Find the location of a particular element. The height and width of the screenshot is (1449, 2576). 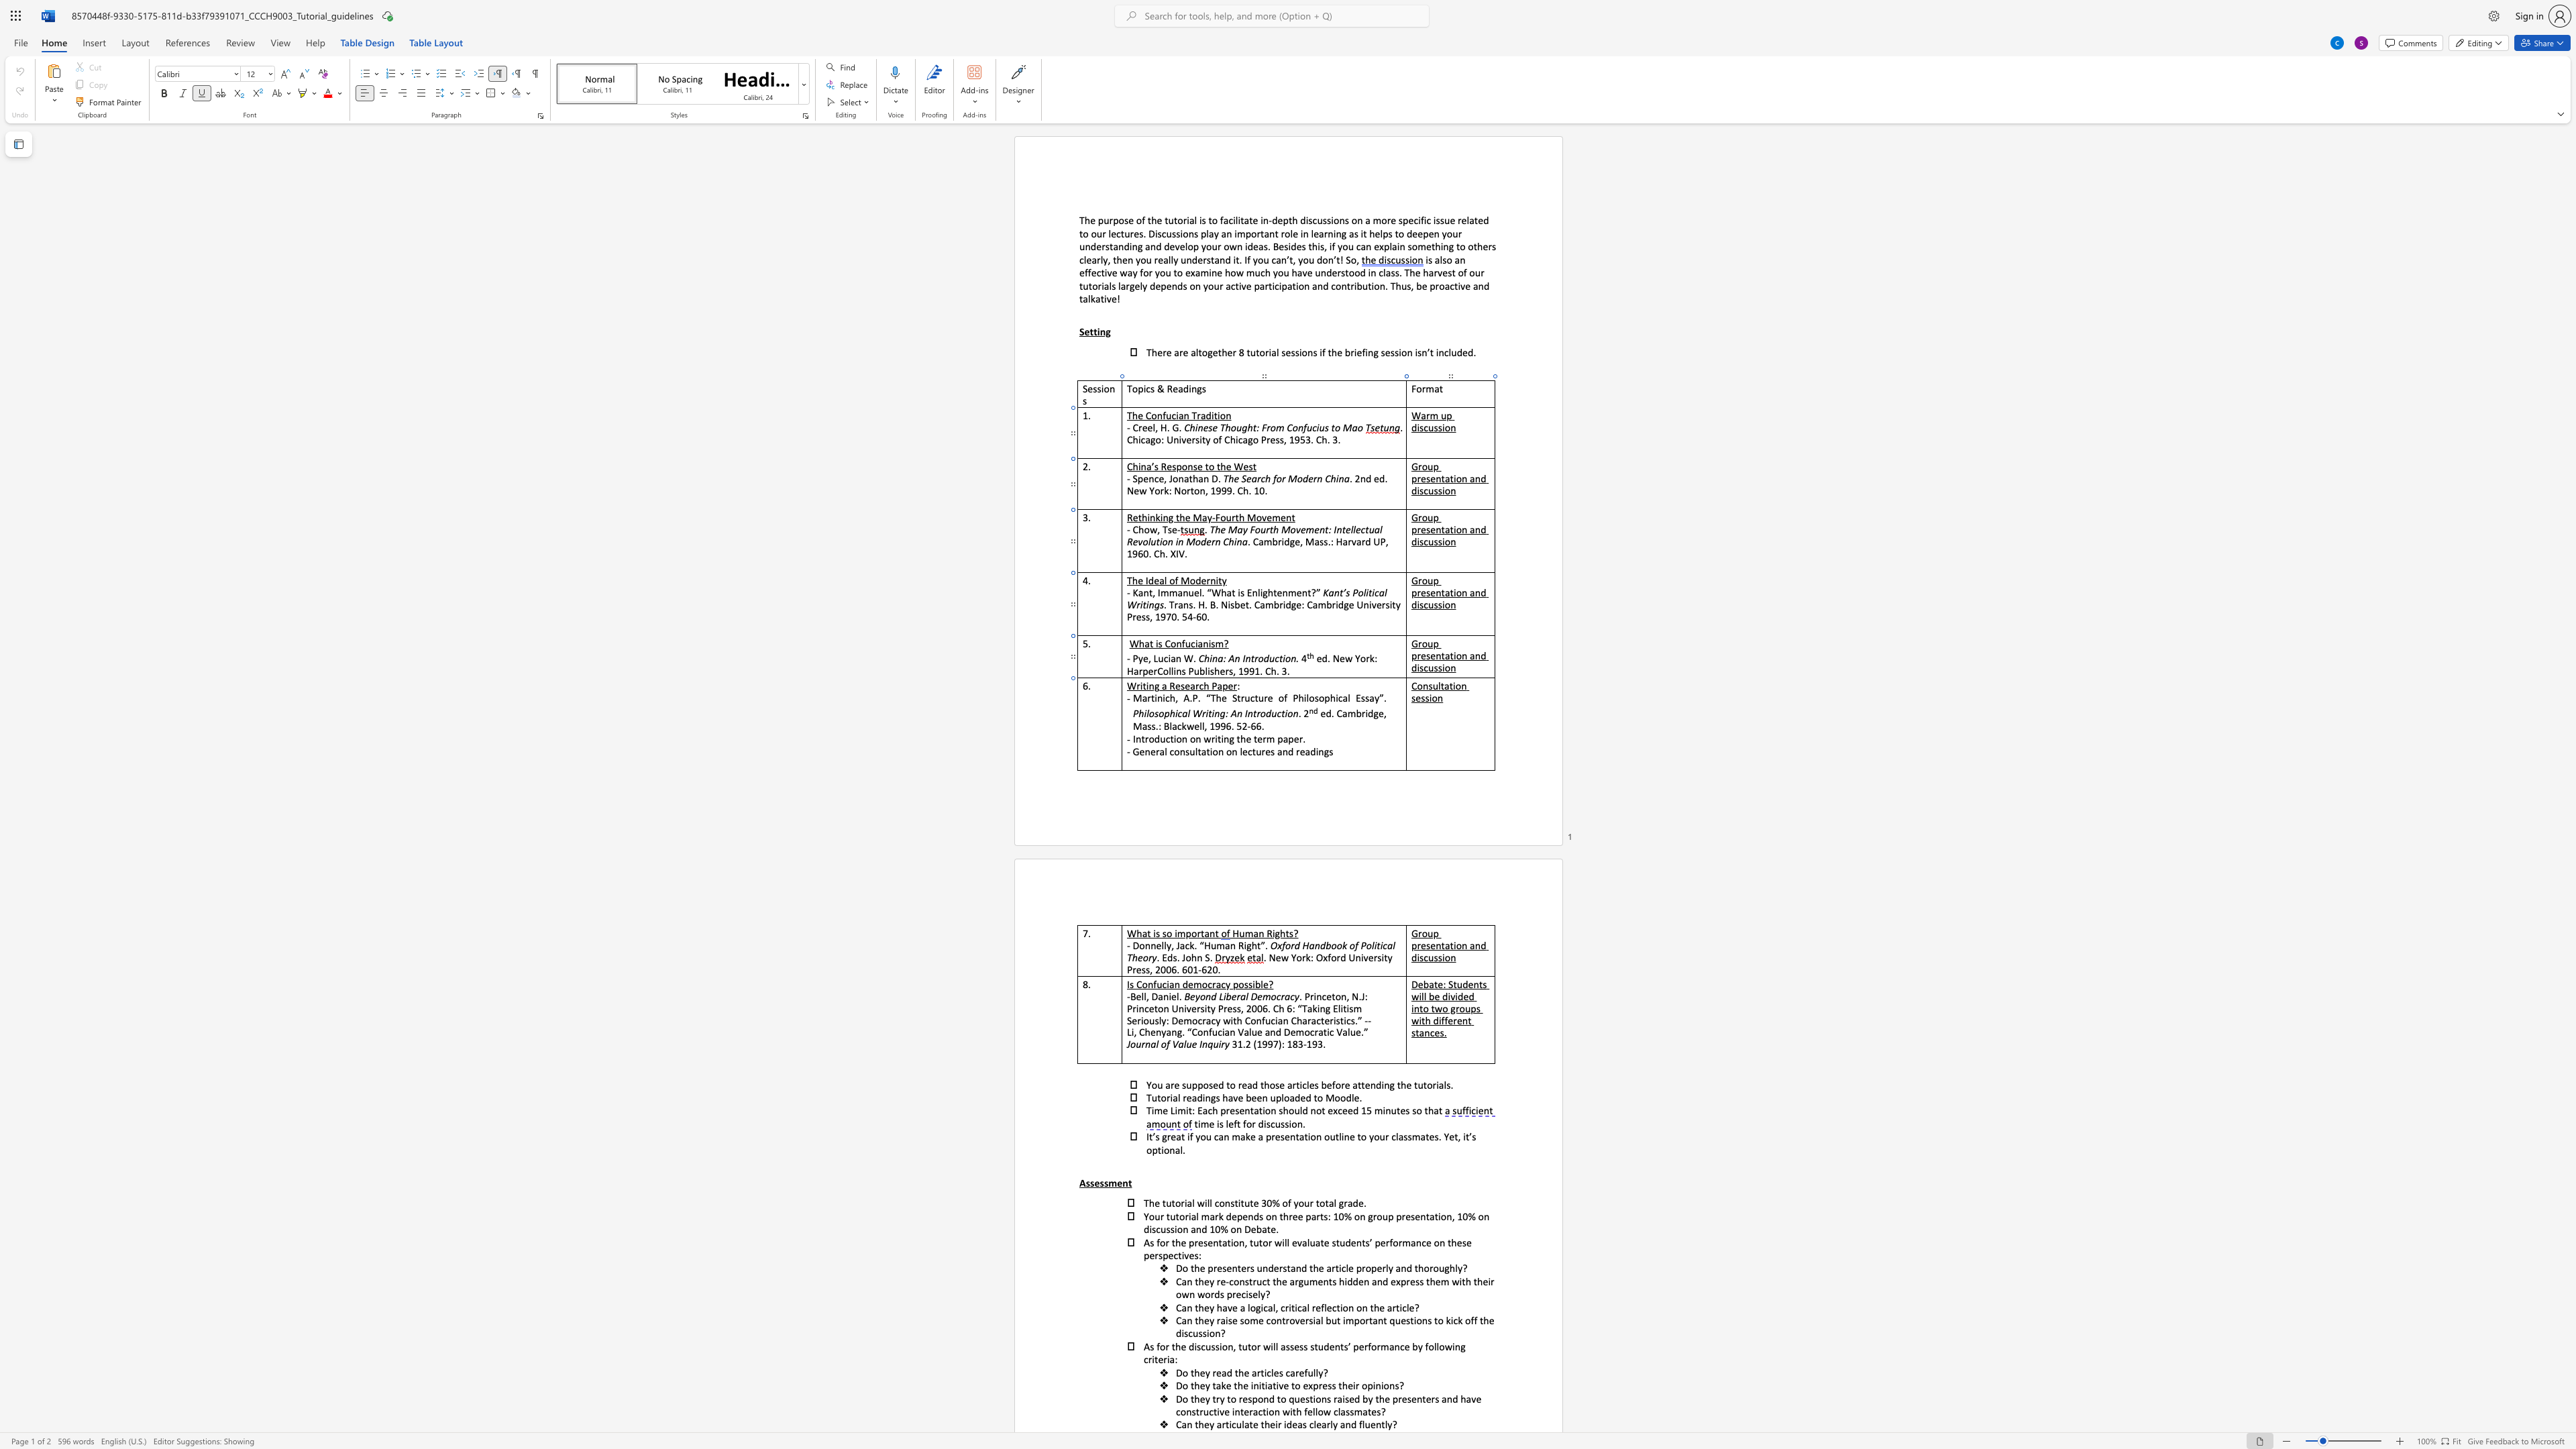

the 1th character "c" in the text is located at coordinates (1164, 658).